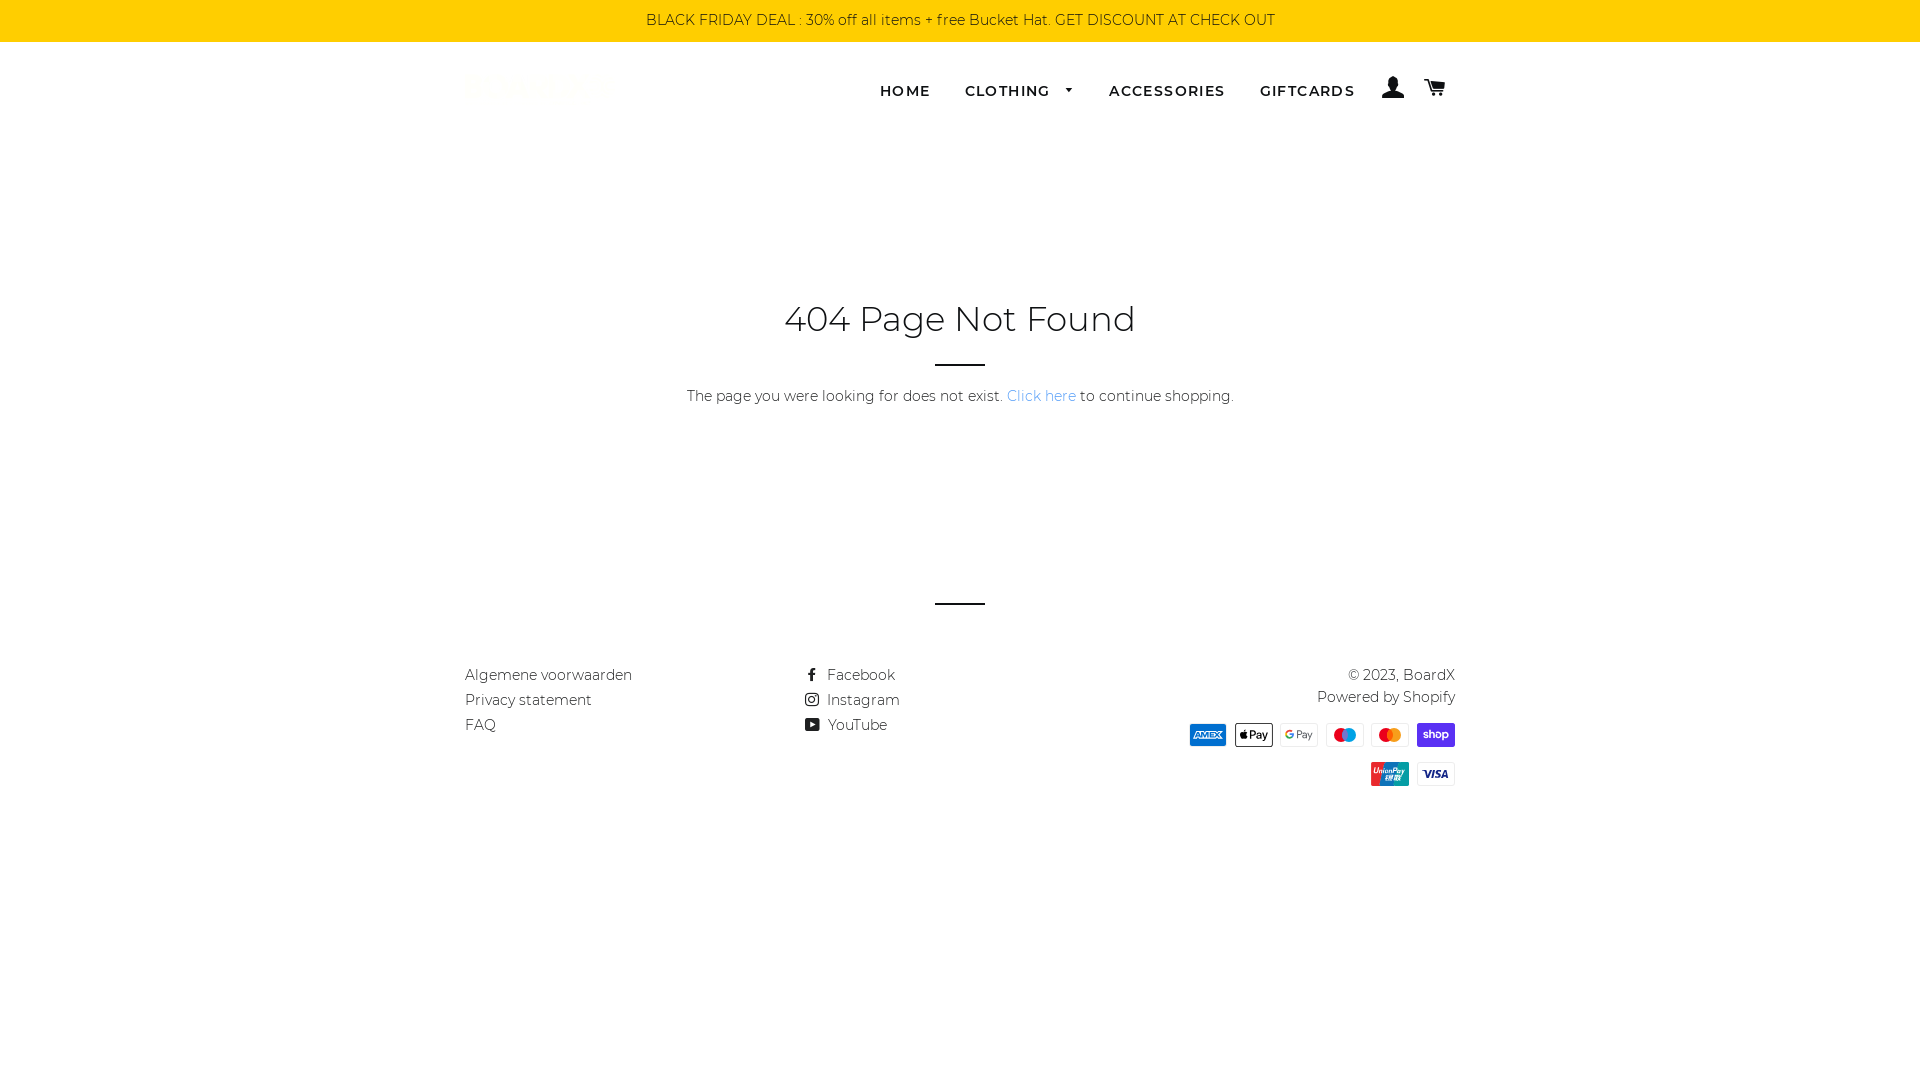  Describe the element at coordinates (480, 725) in the screenshot. I see `'FAQ'` at that location.